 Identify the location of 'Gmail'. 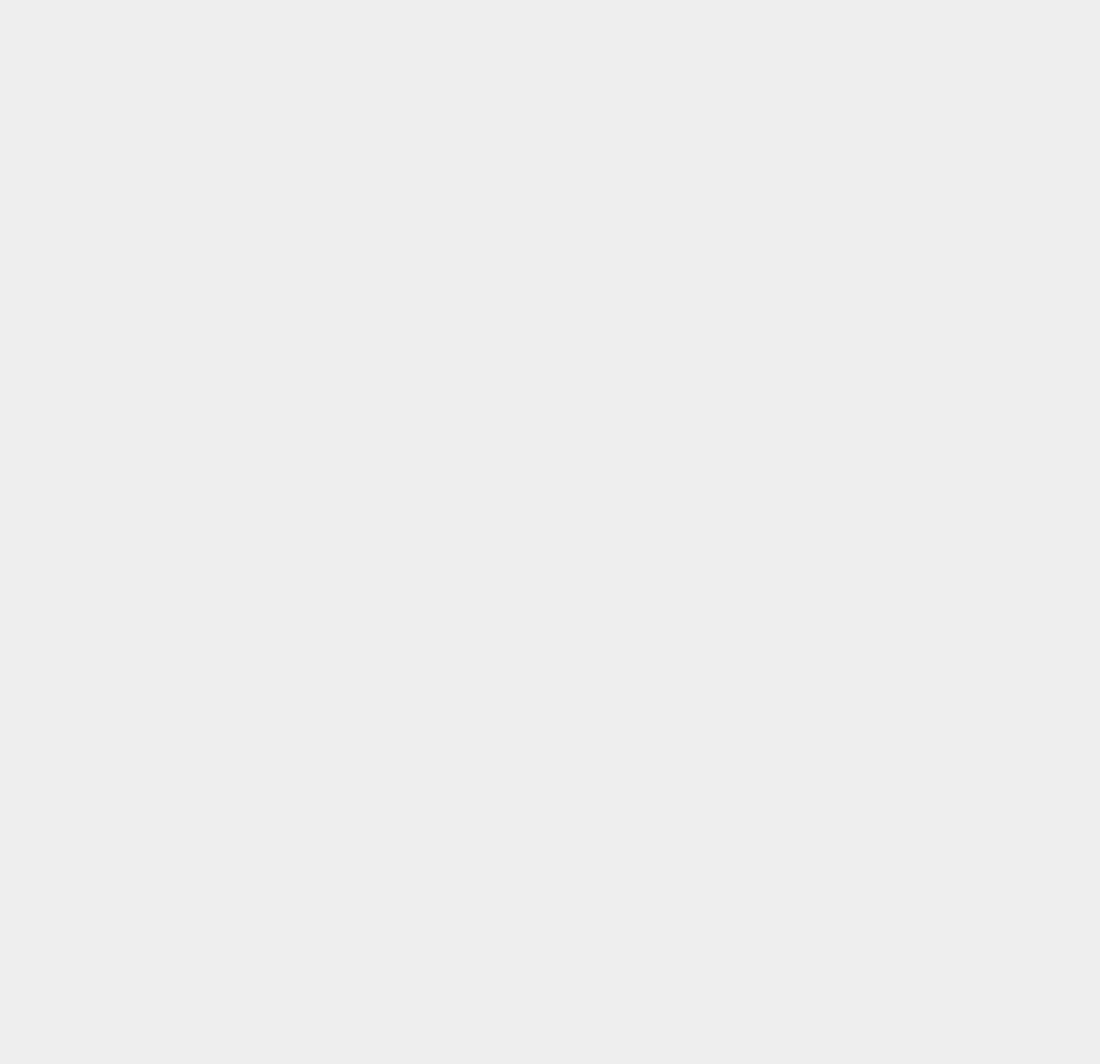
(795, 568).